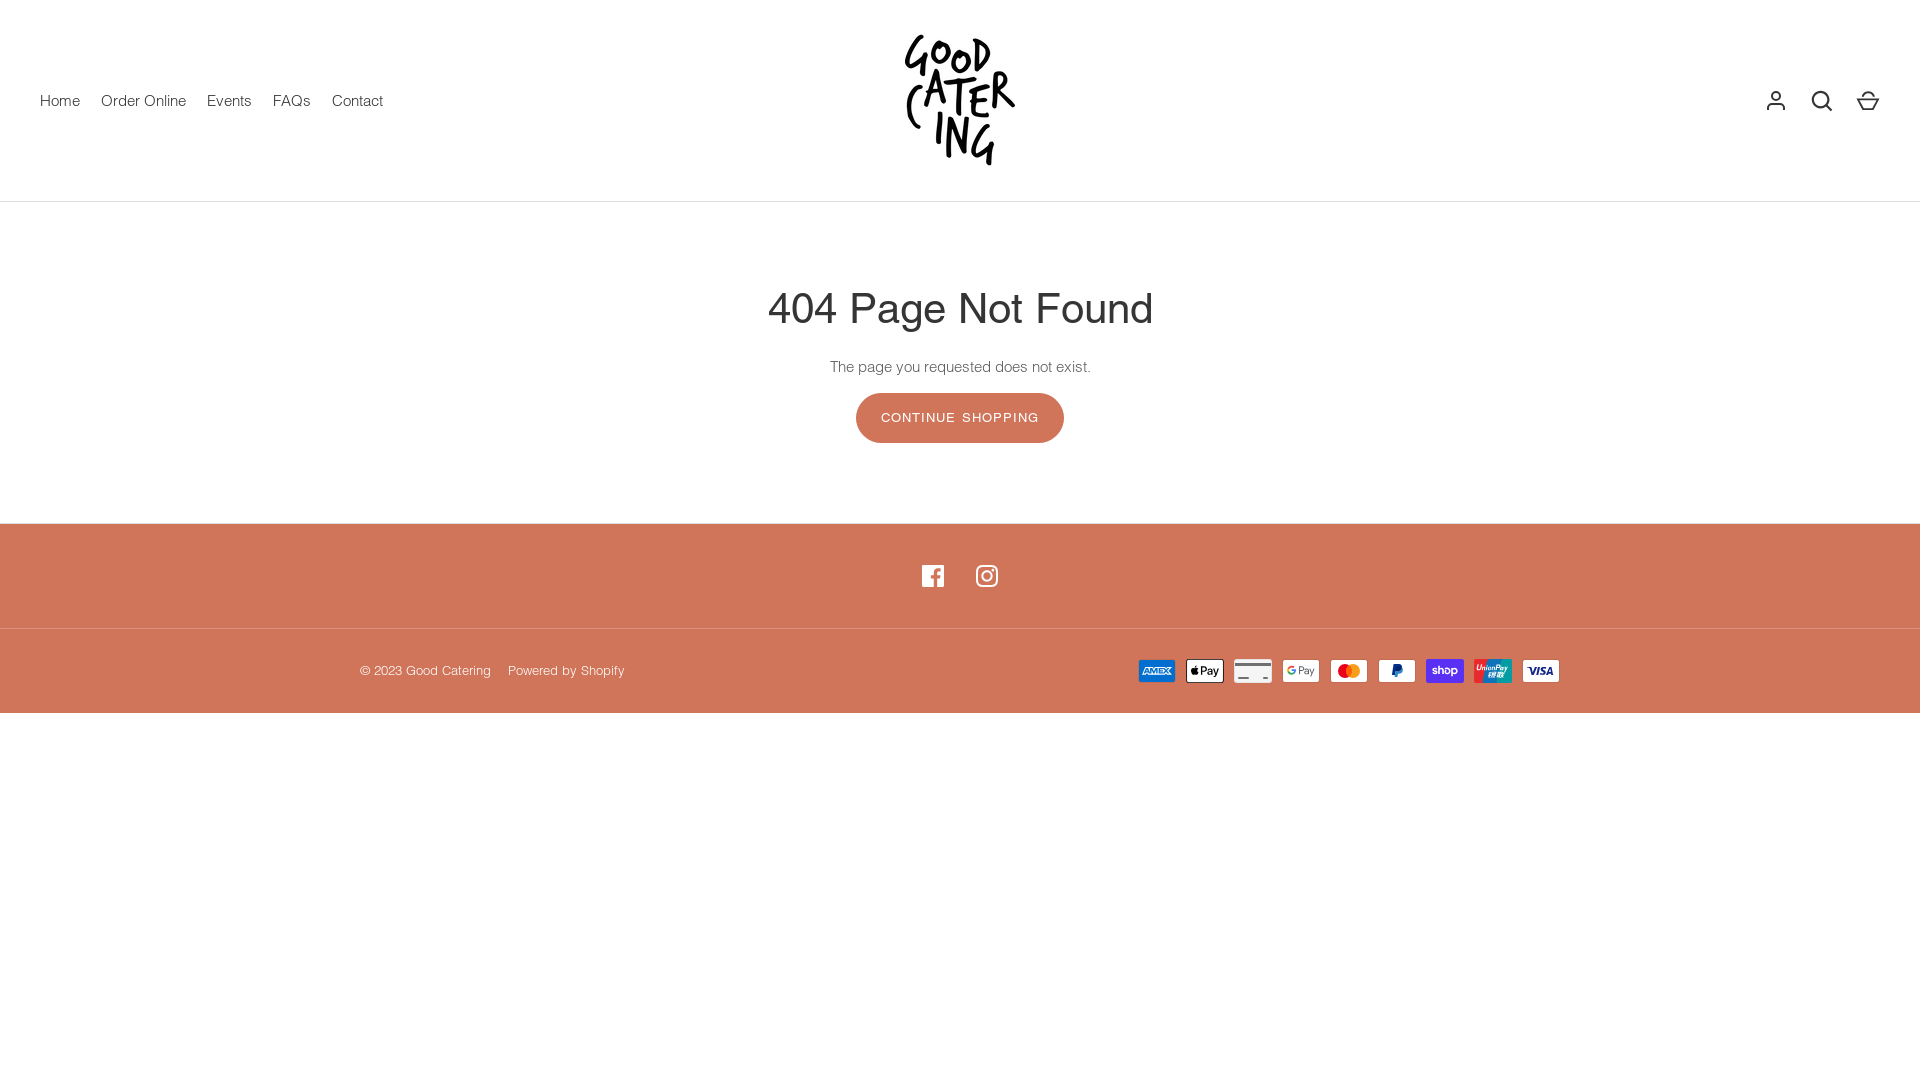 The image size is (1920, 1080). I want to click on 'Events', so click(196, 101).